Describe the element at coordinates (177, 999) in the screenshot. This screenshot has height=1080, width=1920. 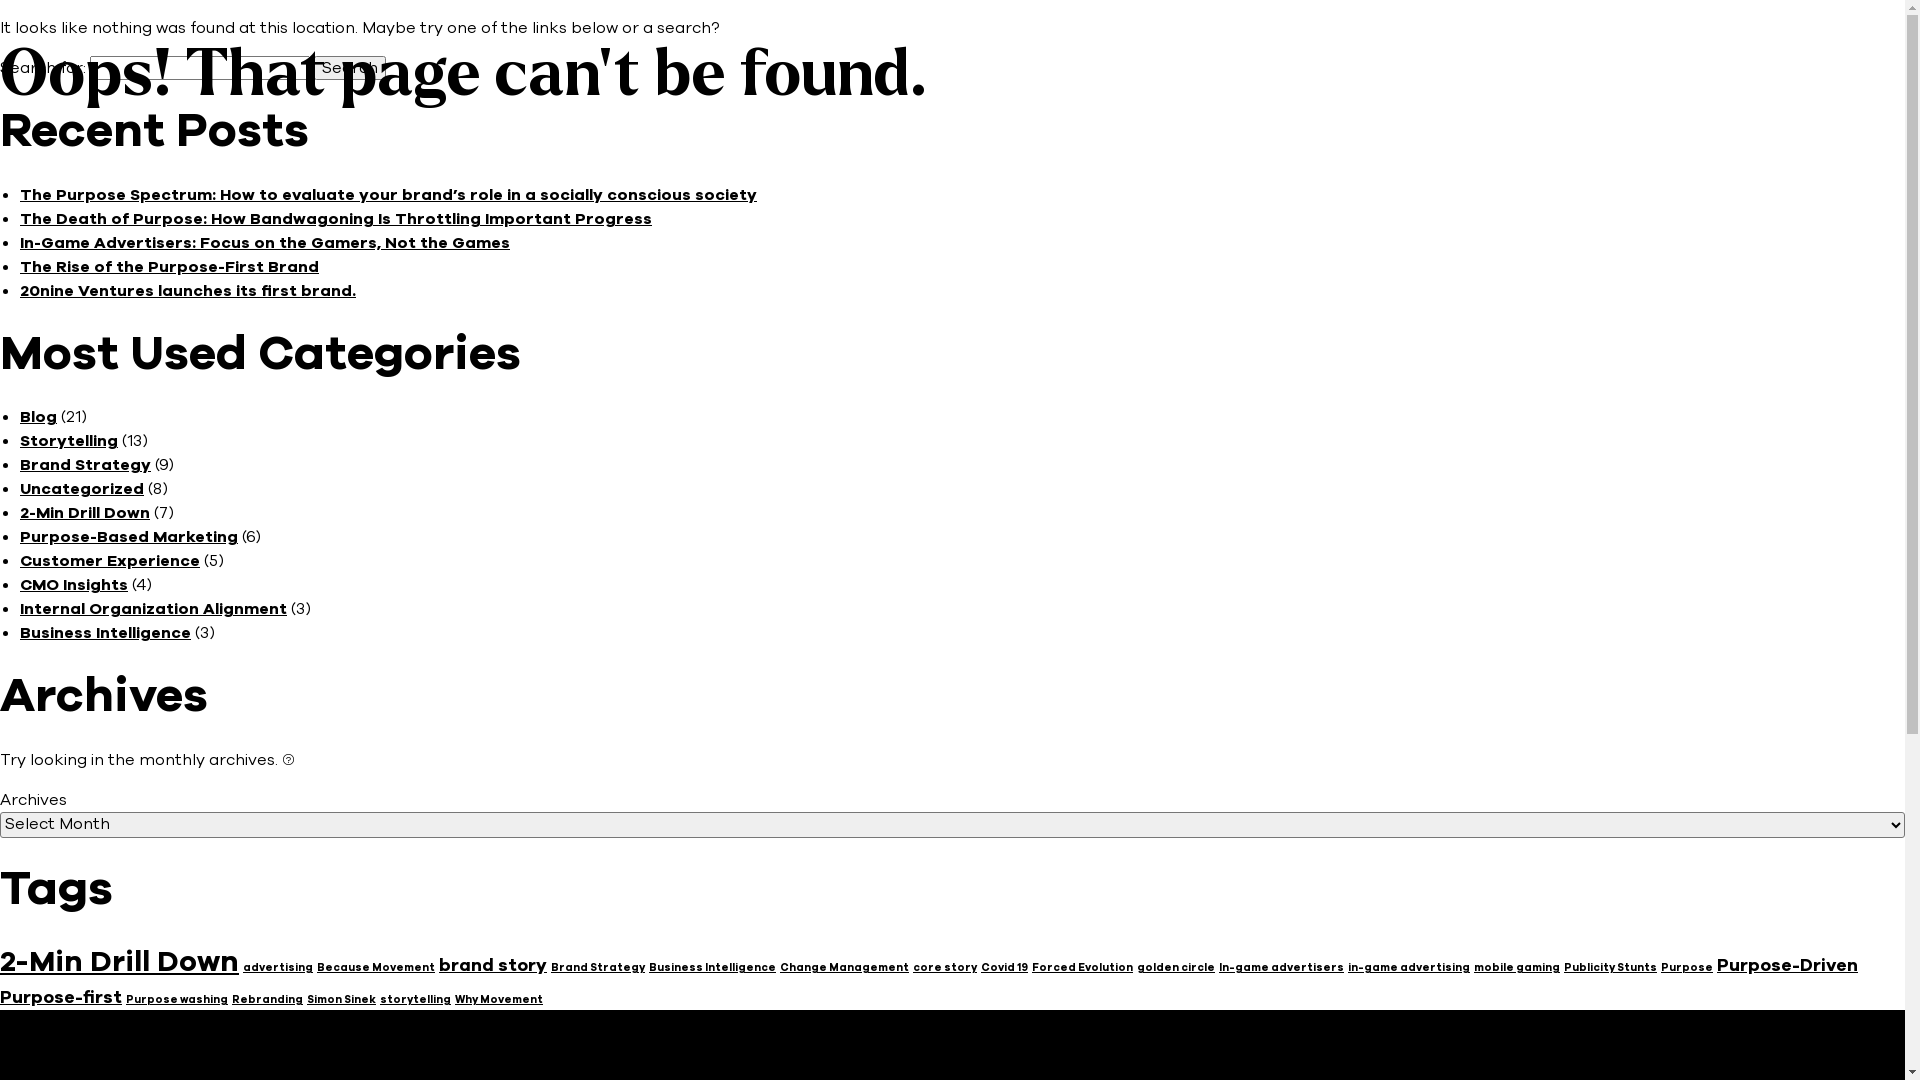
I see `'Purpose washing'` at that location.